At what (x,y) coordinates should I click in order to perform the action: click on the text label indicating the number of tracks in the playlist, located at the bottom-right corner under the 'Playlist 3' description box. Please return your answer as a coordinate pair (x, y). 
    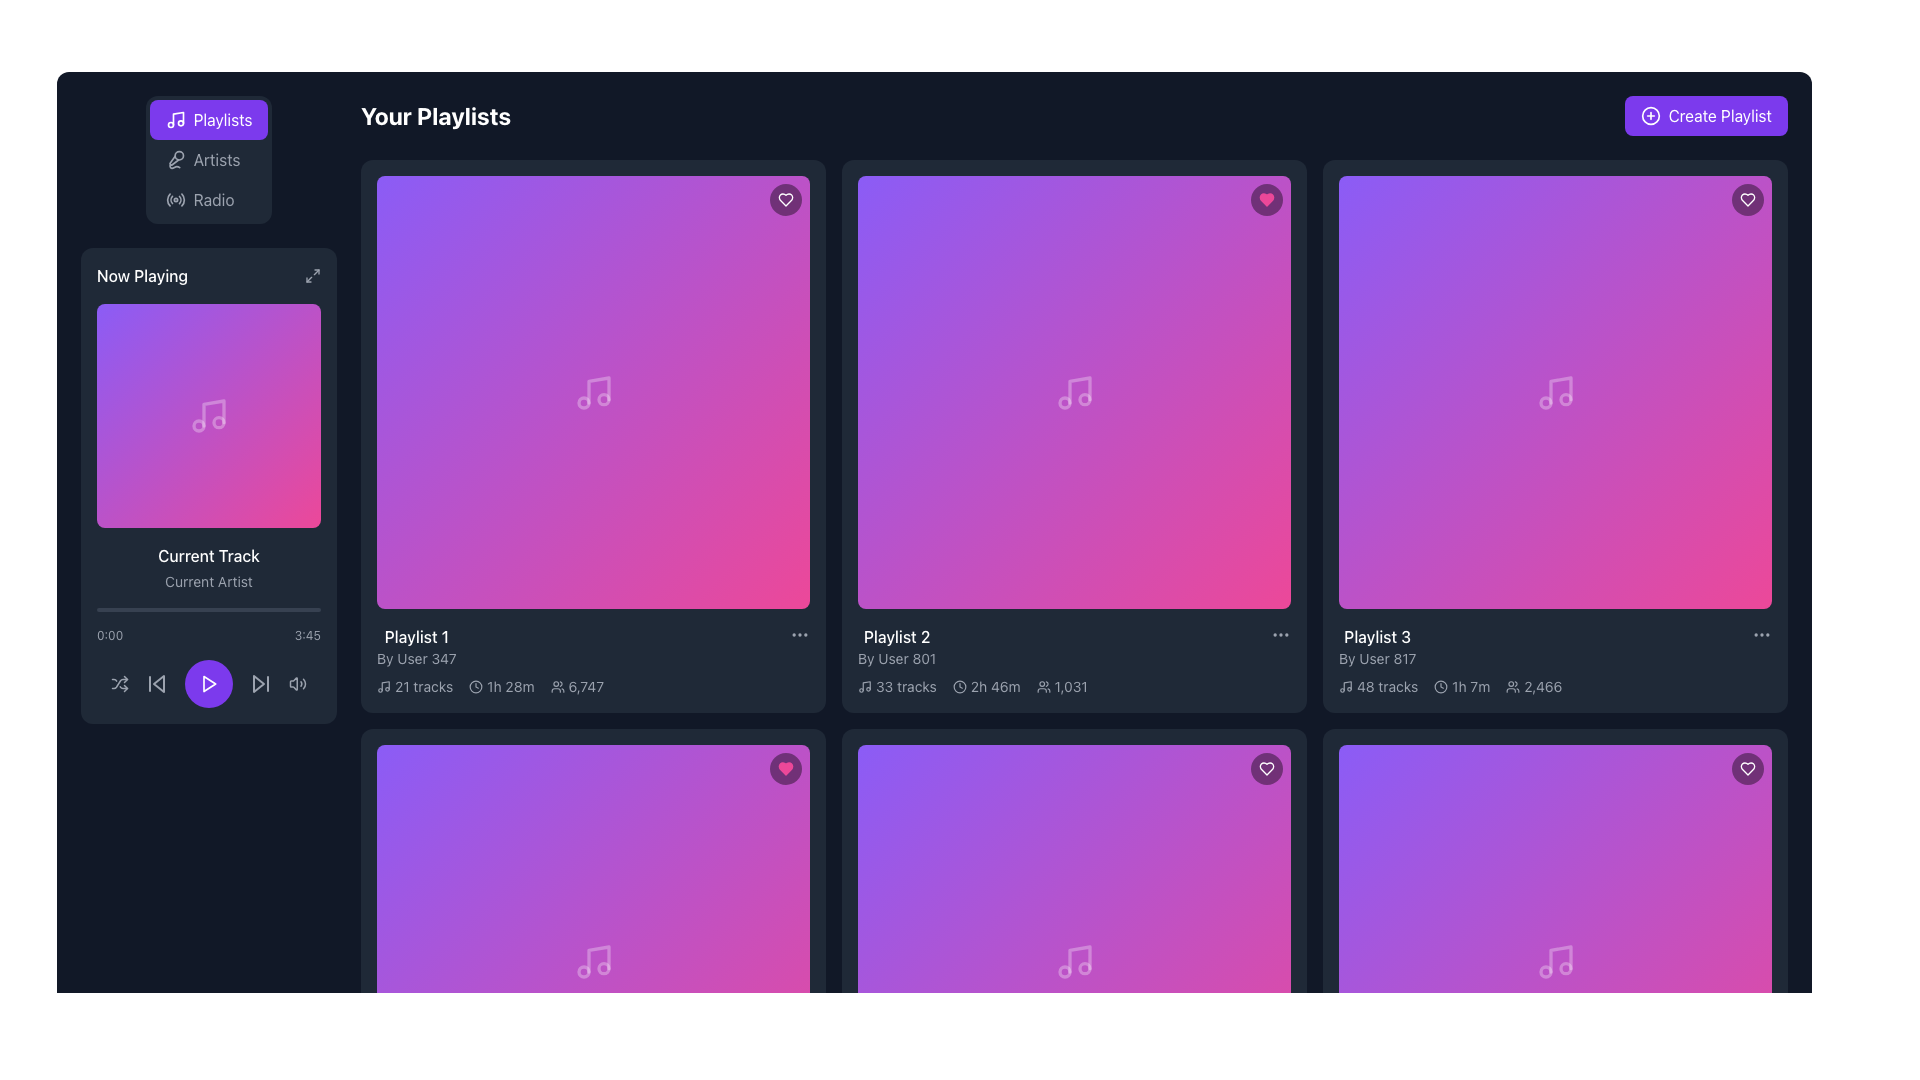
    Looking at the image, I should click on (1386, 685).